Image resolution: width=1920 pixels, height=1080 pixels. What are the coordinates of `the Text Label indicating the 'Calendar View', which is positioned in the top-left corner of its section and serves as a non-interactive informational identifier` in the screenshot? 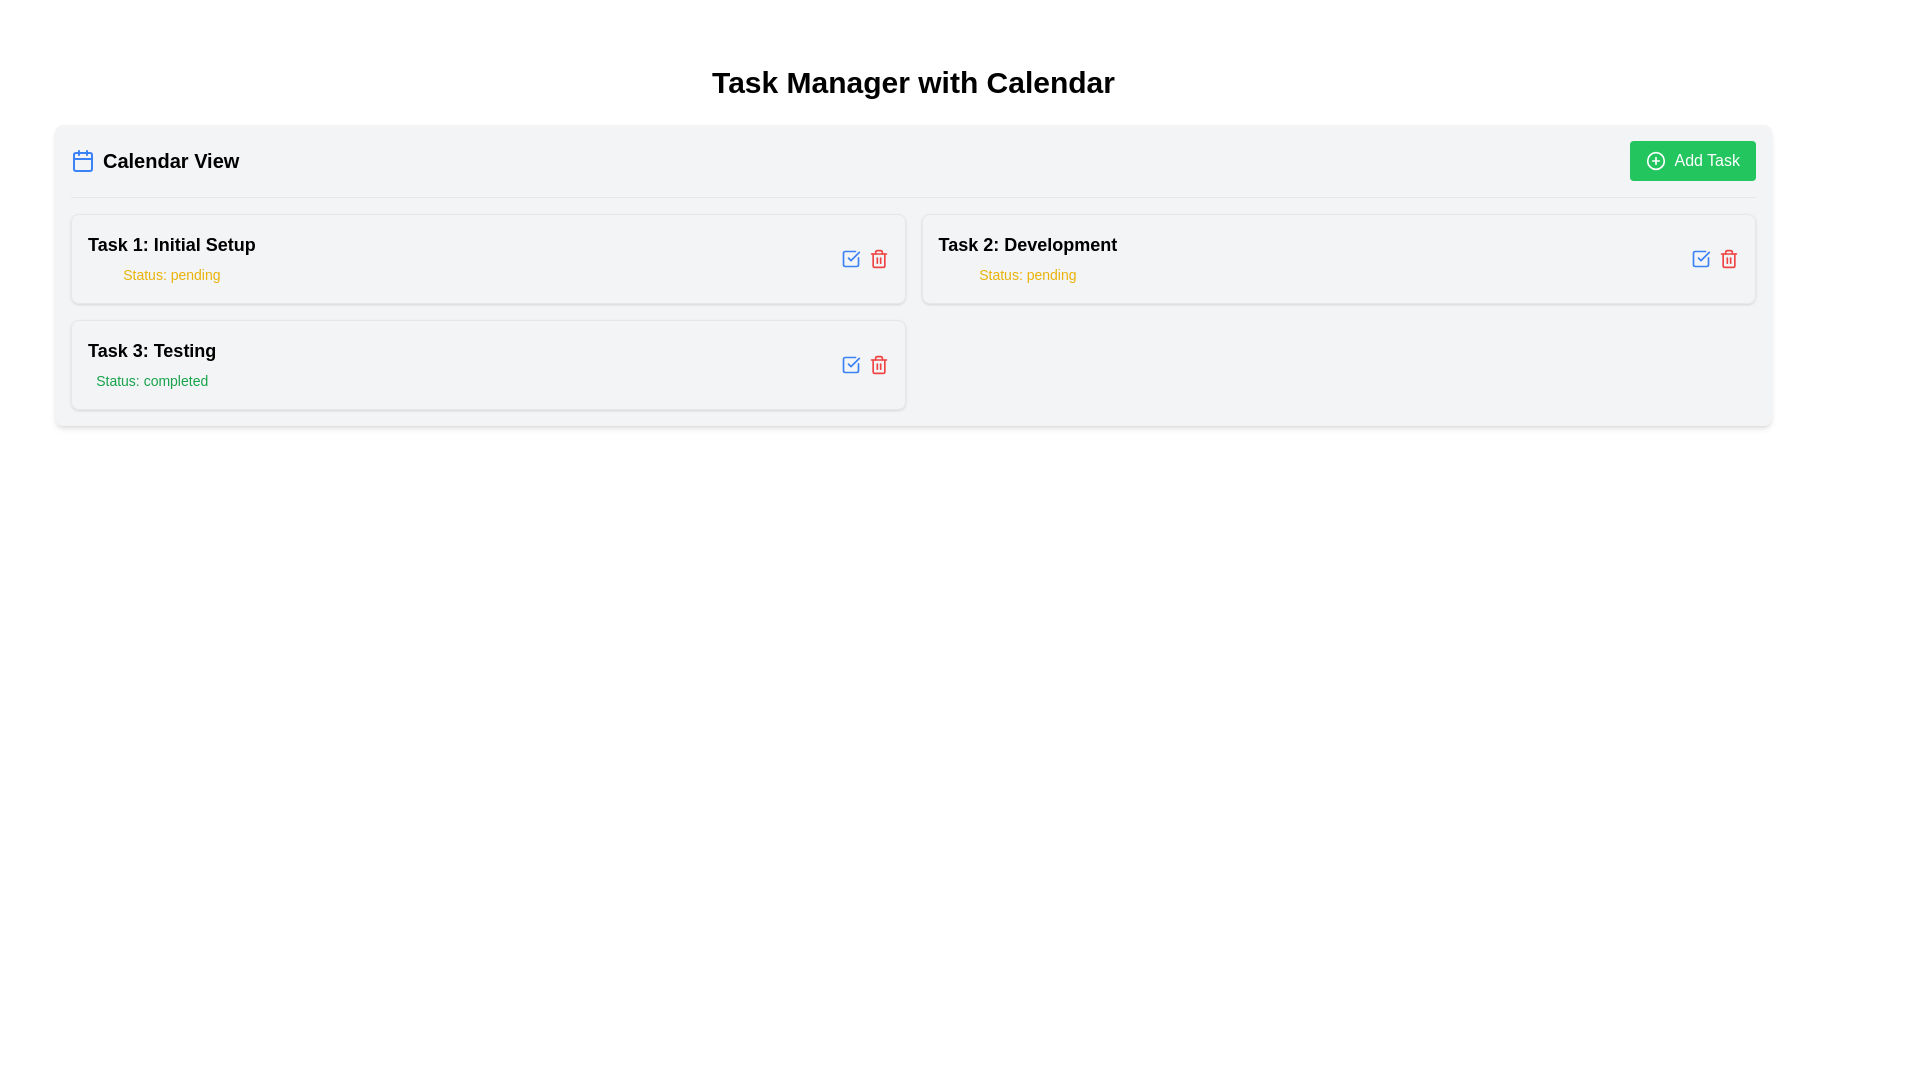 It's located at (154, 160).